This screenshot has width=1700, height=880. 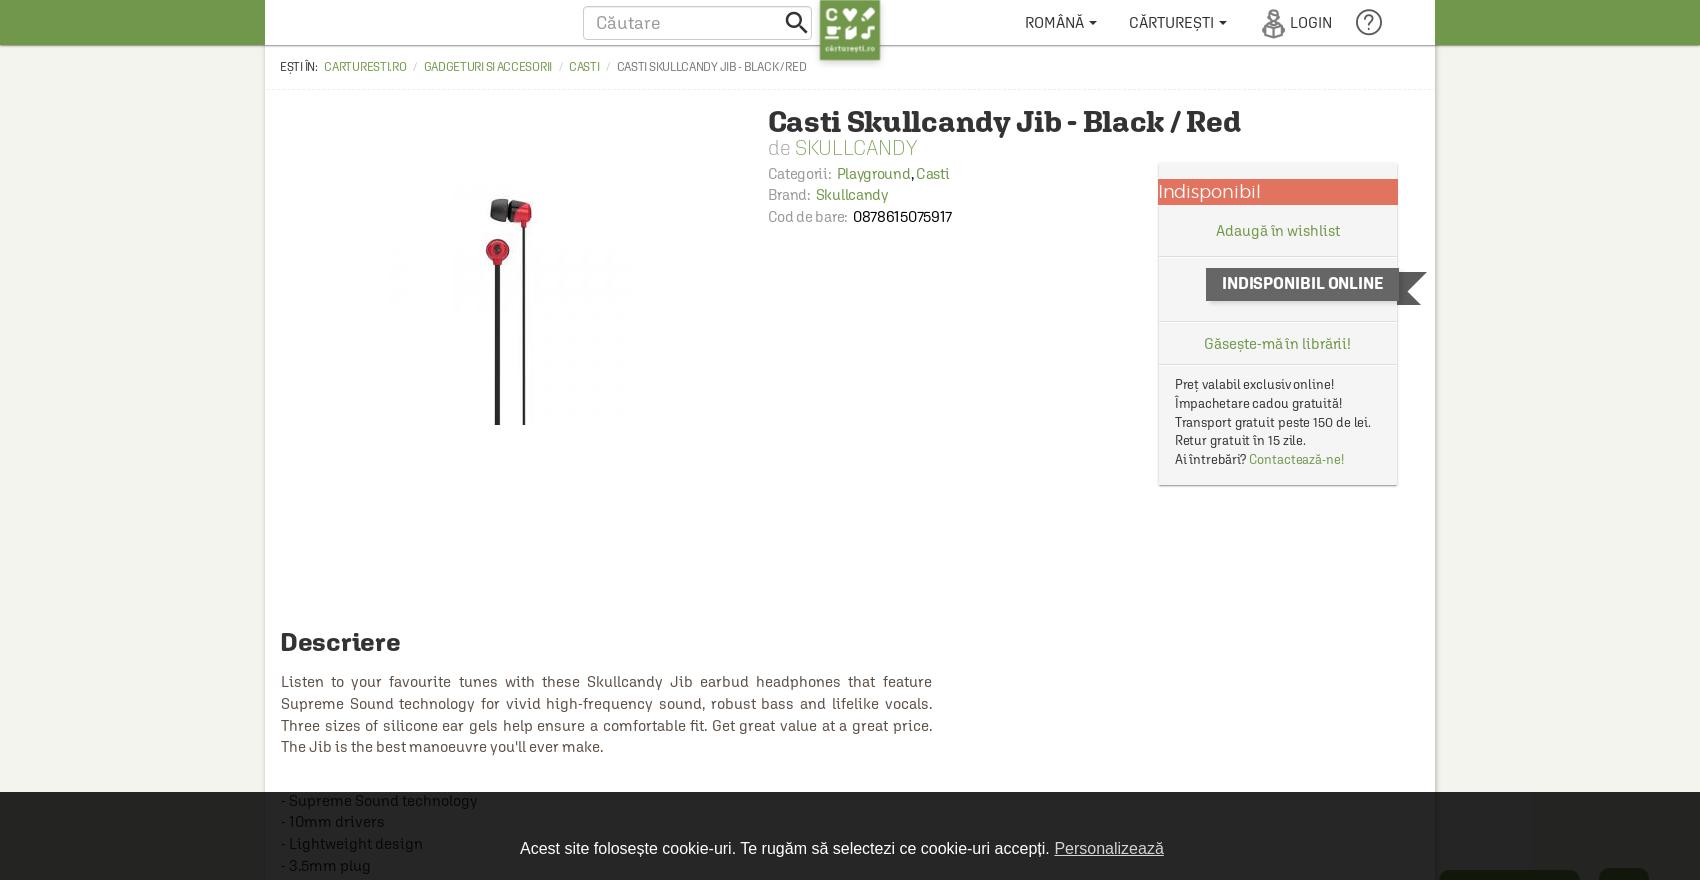 What do you see at coordinates (785, 847) in the screenshot?
I see `'Acest site folosește cookie-uri. Te rugăm să selectezi ce cookie-uri accepți.'` at bounding box center [785, 847].